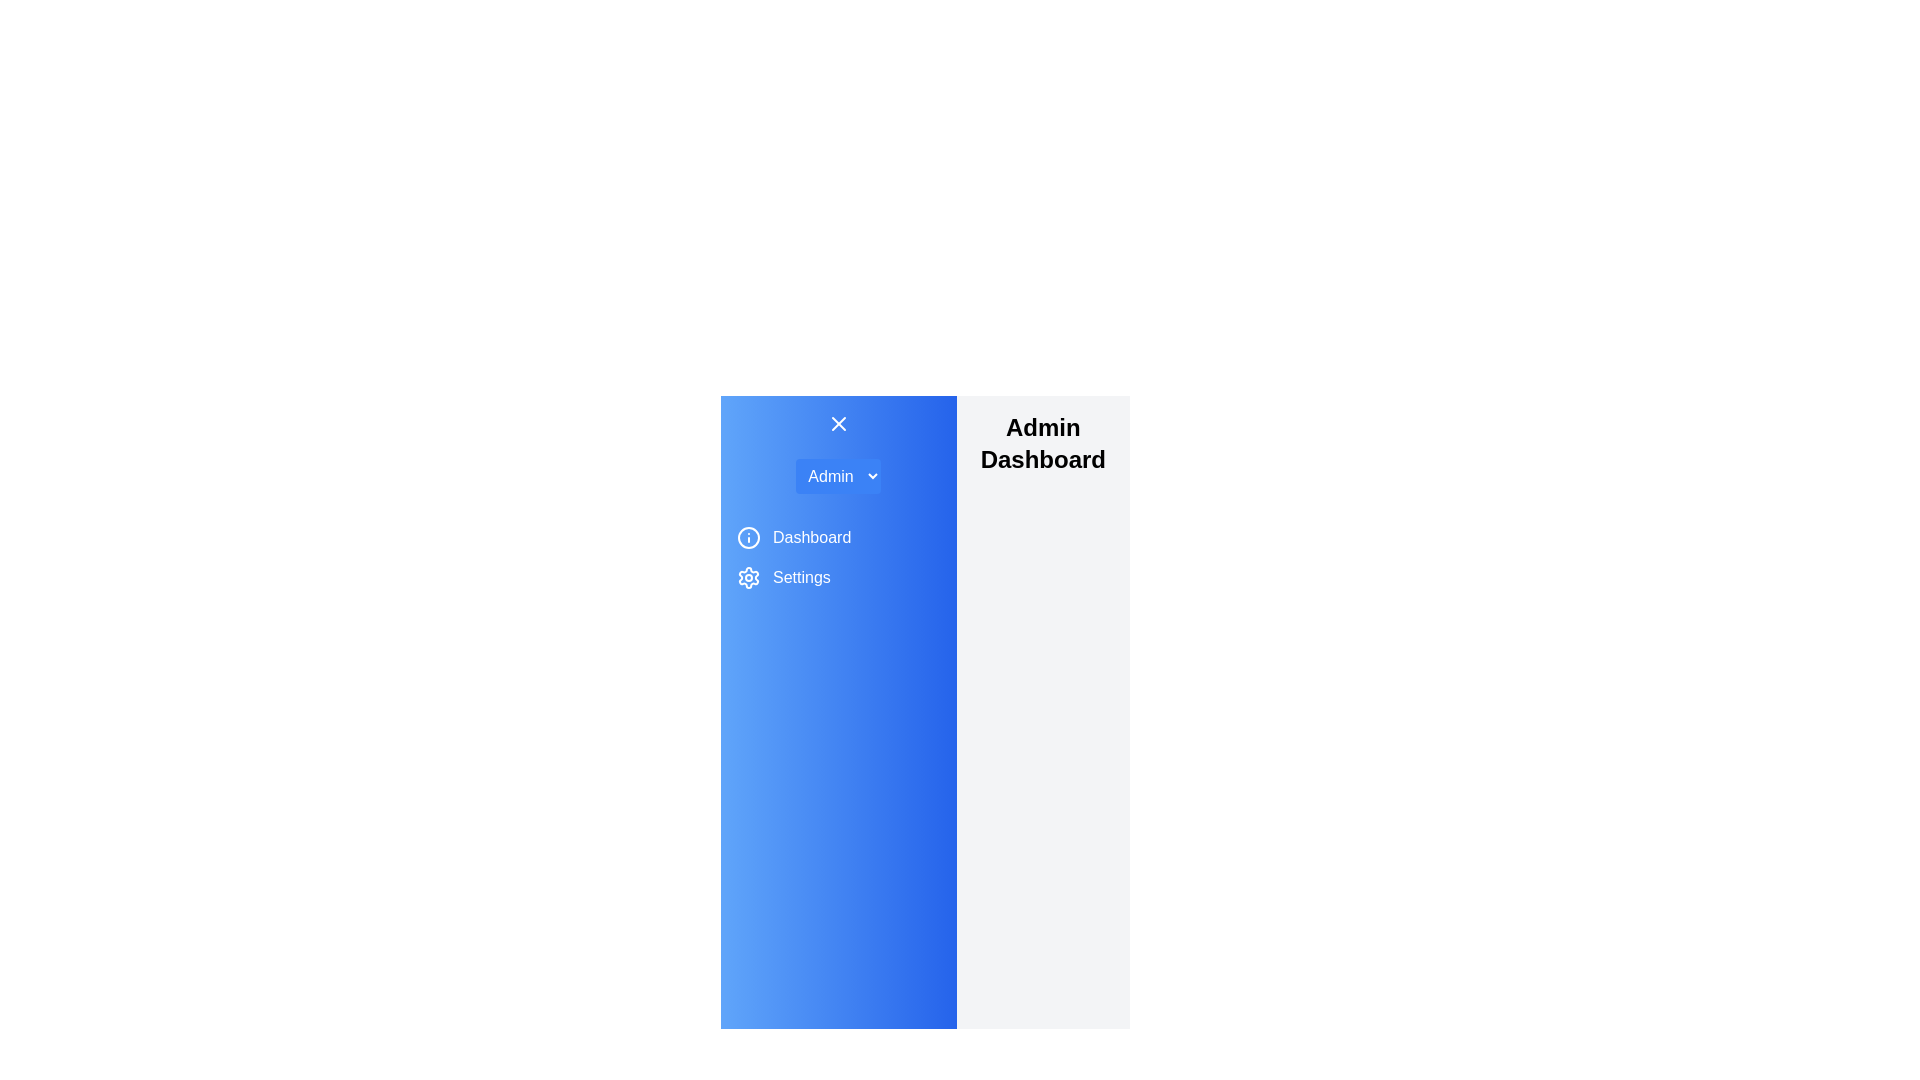 The height and width of the screenshot is (1080, 1920). I want to click on the role Editor from the dropdown menu, so click(838, 476).